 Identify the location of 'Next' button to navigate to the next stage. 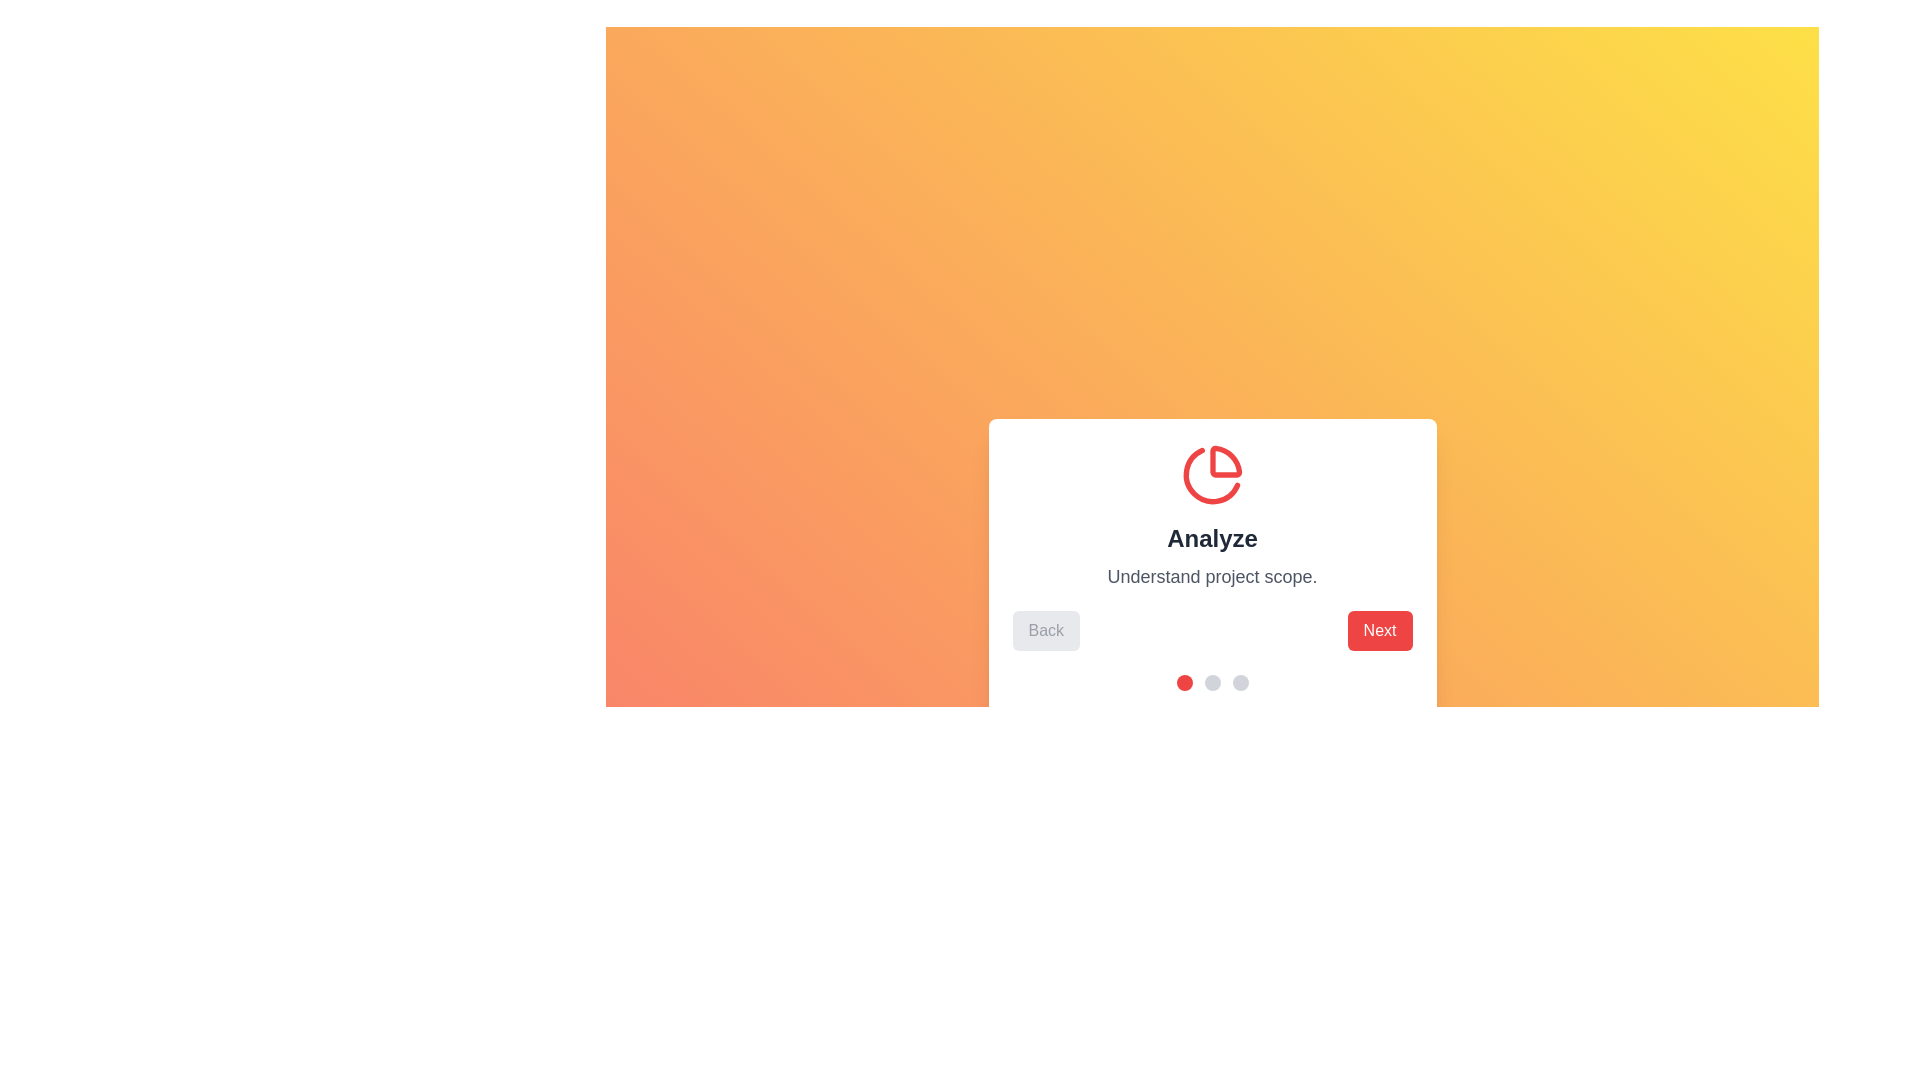
(1379, 631).